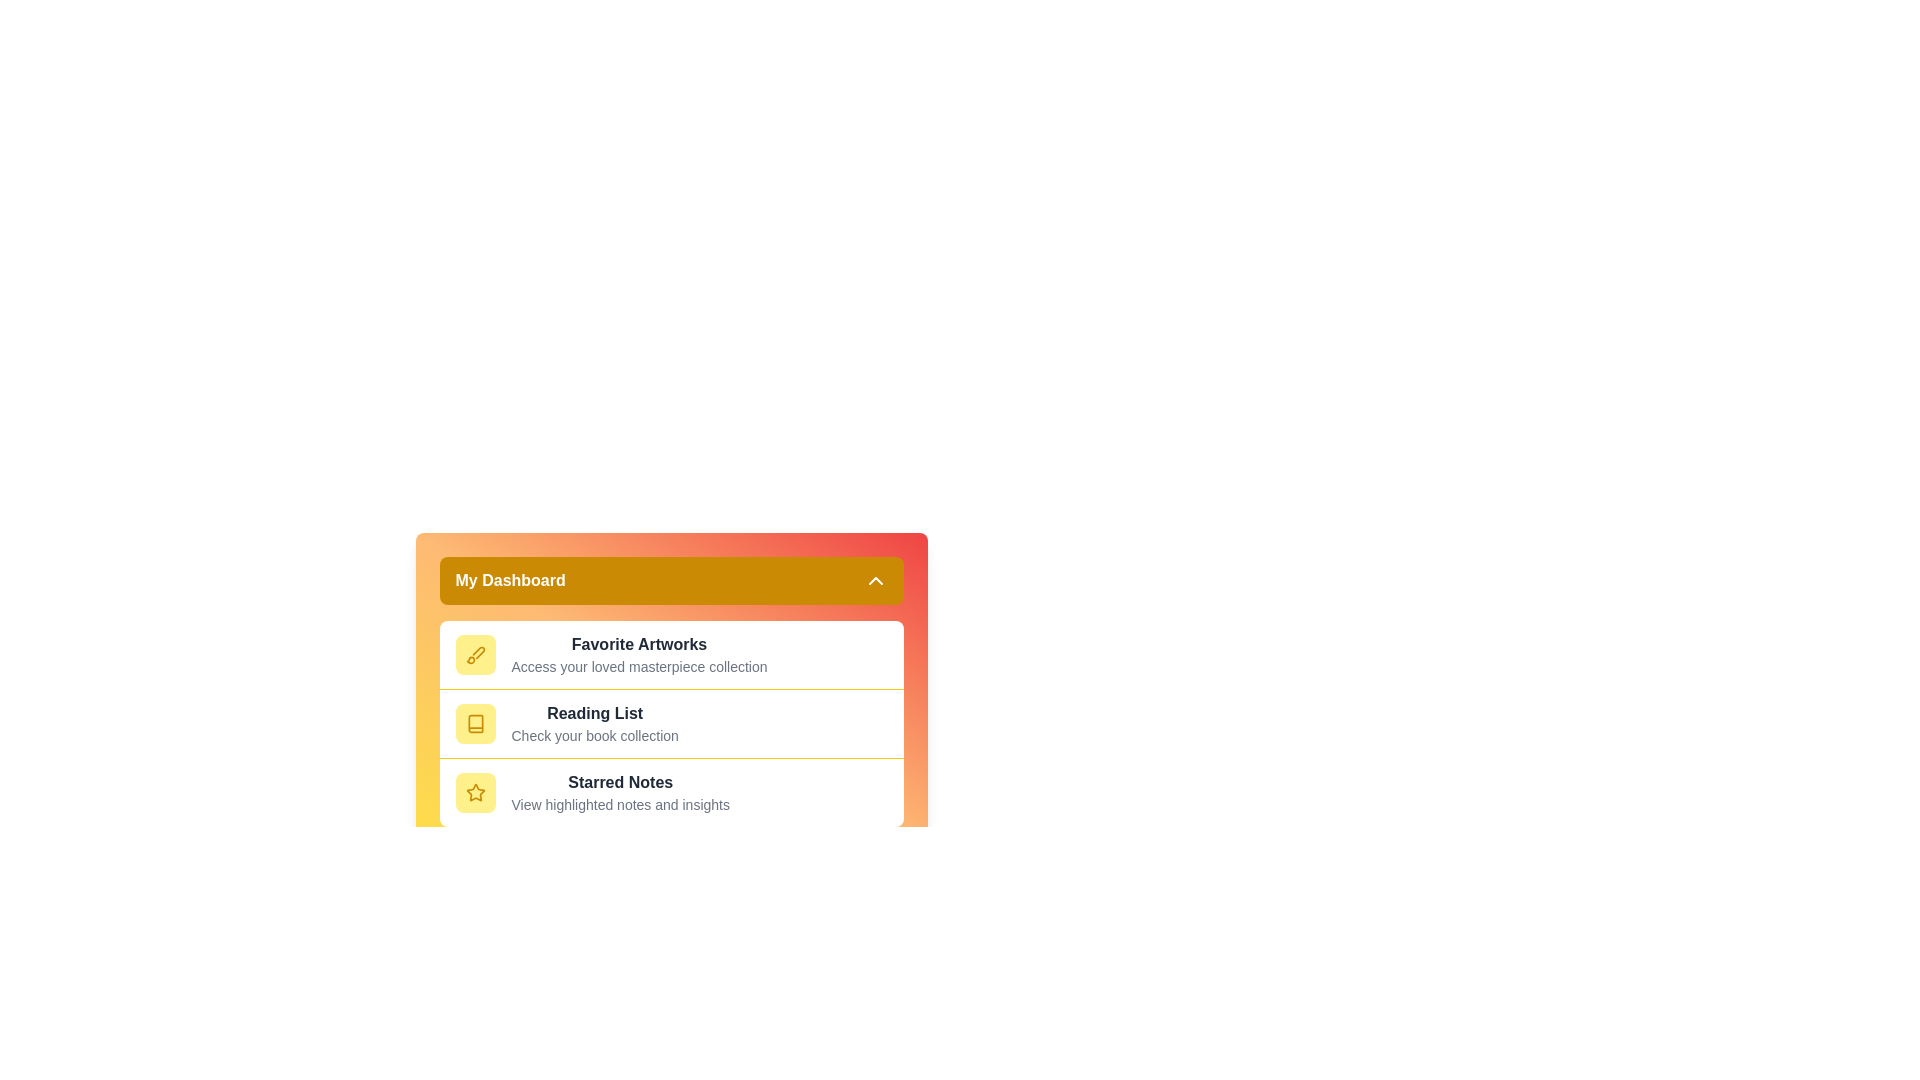 The image size is (1920, 1080). What do you see at coordinates (474, 655) in the screenshot?
I see `the SVG icon of a paintbrush located in the 'My Dashboard' panel, preceding the text 'Favorite Artworks', to interact with the feature` at bounding box center [474, 655].